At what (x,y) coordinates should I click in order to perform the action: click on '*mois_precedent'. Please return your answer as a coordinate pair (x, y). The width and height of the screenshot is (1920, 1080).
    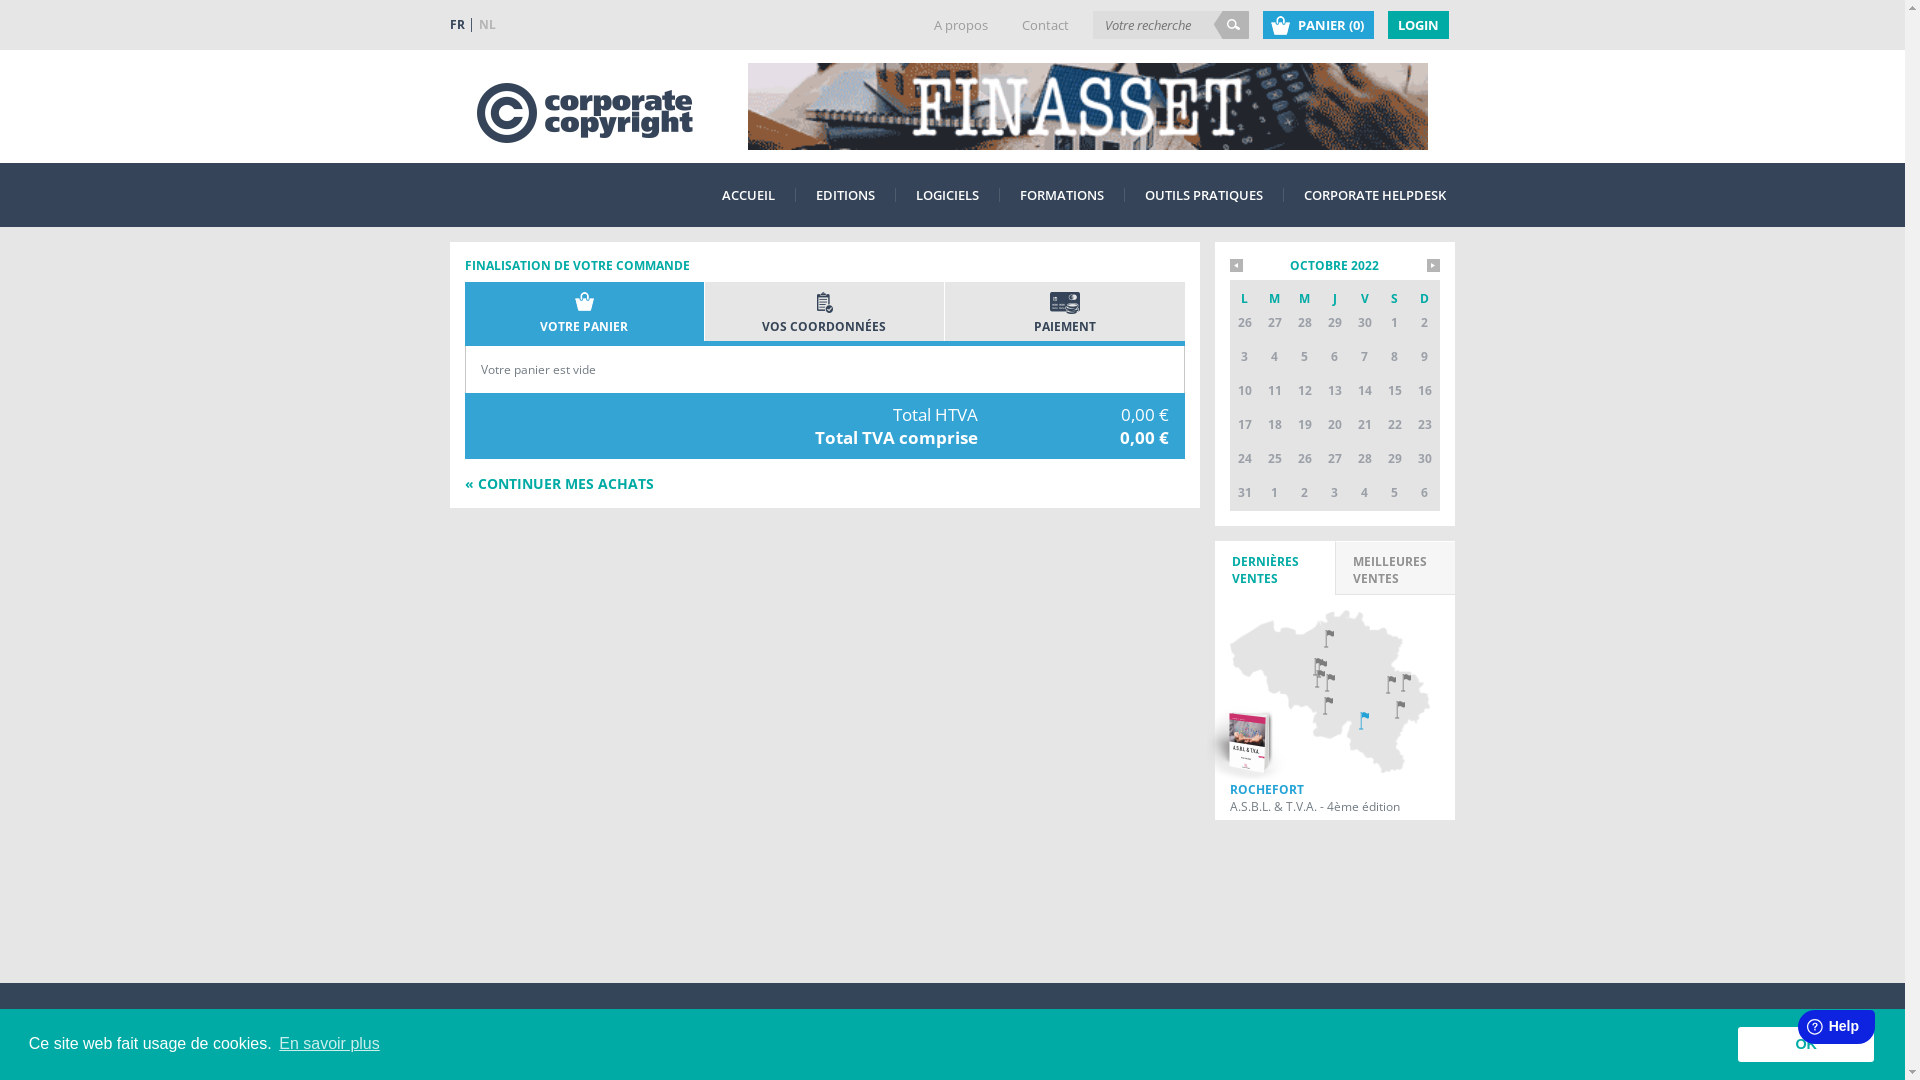
    Looking at the image, I should click on (1235, 264).